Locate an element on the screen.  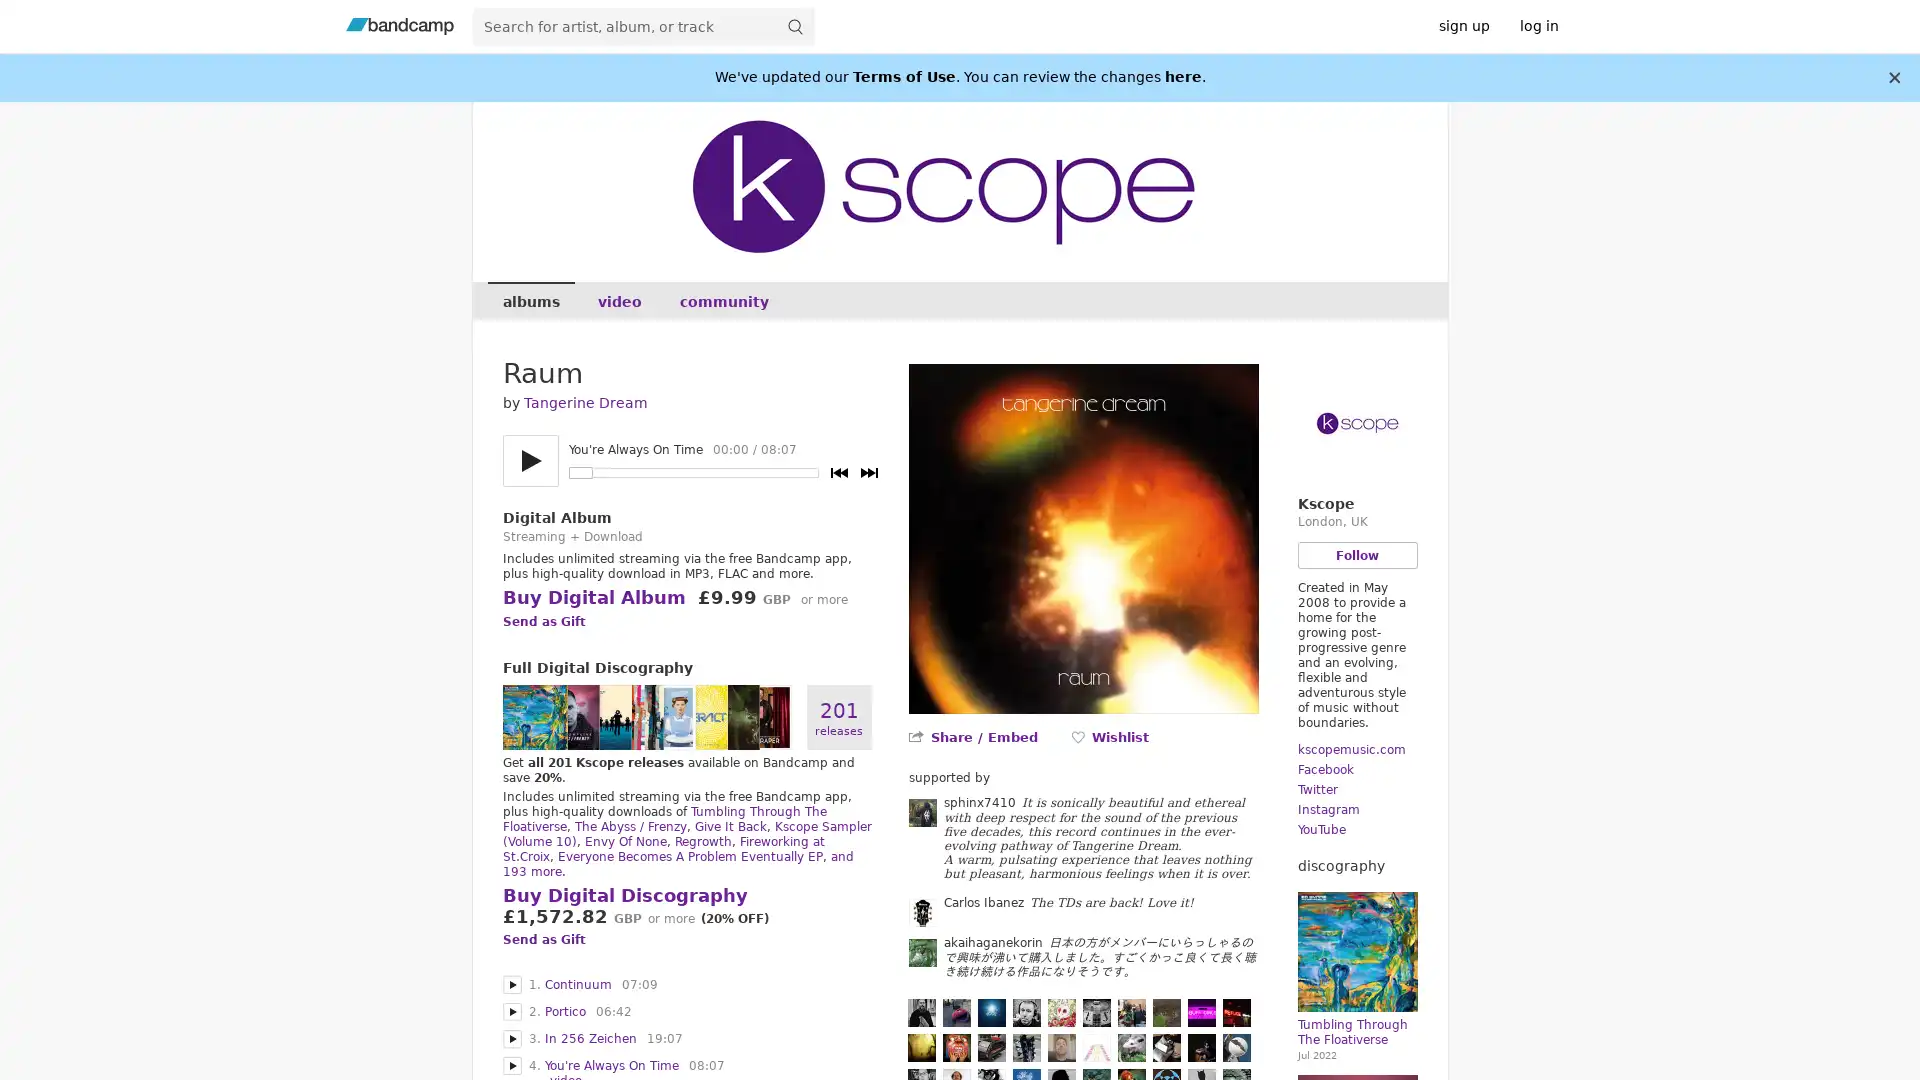
Next track is located at coordinates (868, 473).